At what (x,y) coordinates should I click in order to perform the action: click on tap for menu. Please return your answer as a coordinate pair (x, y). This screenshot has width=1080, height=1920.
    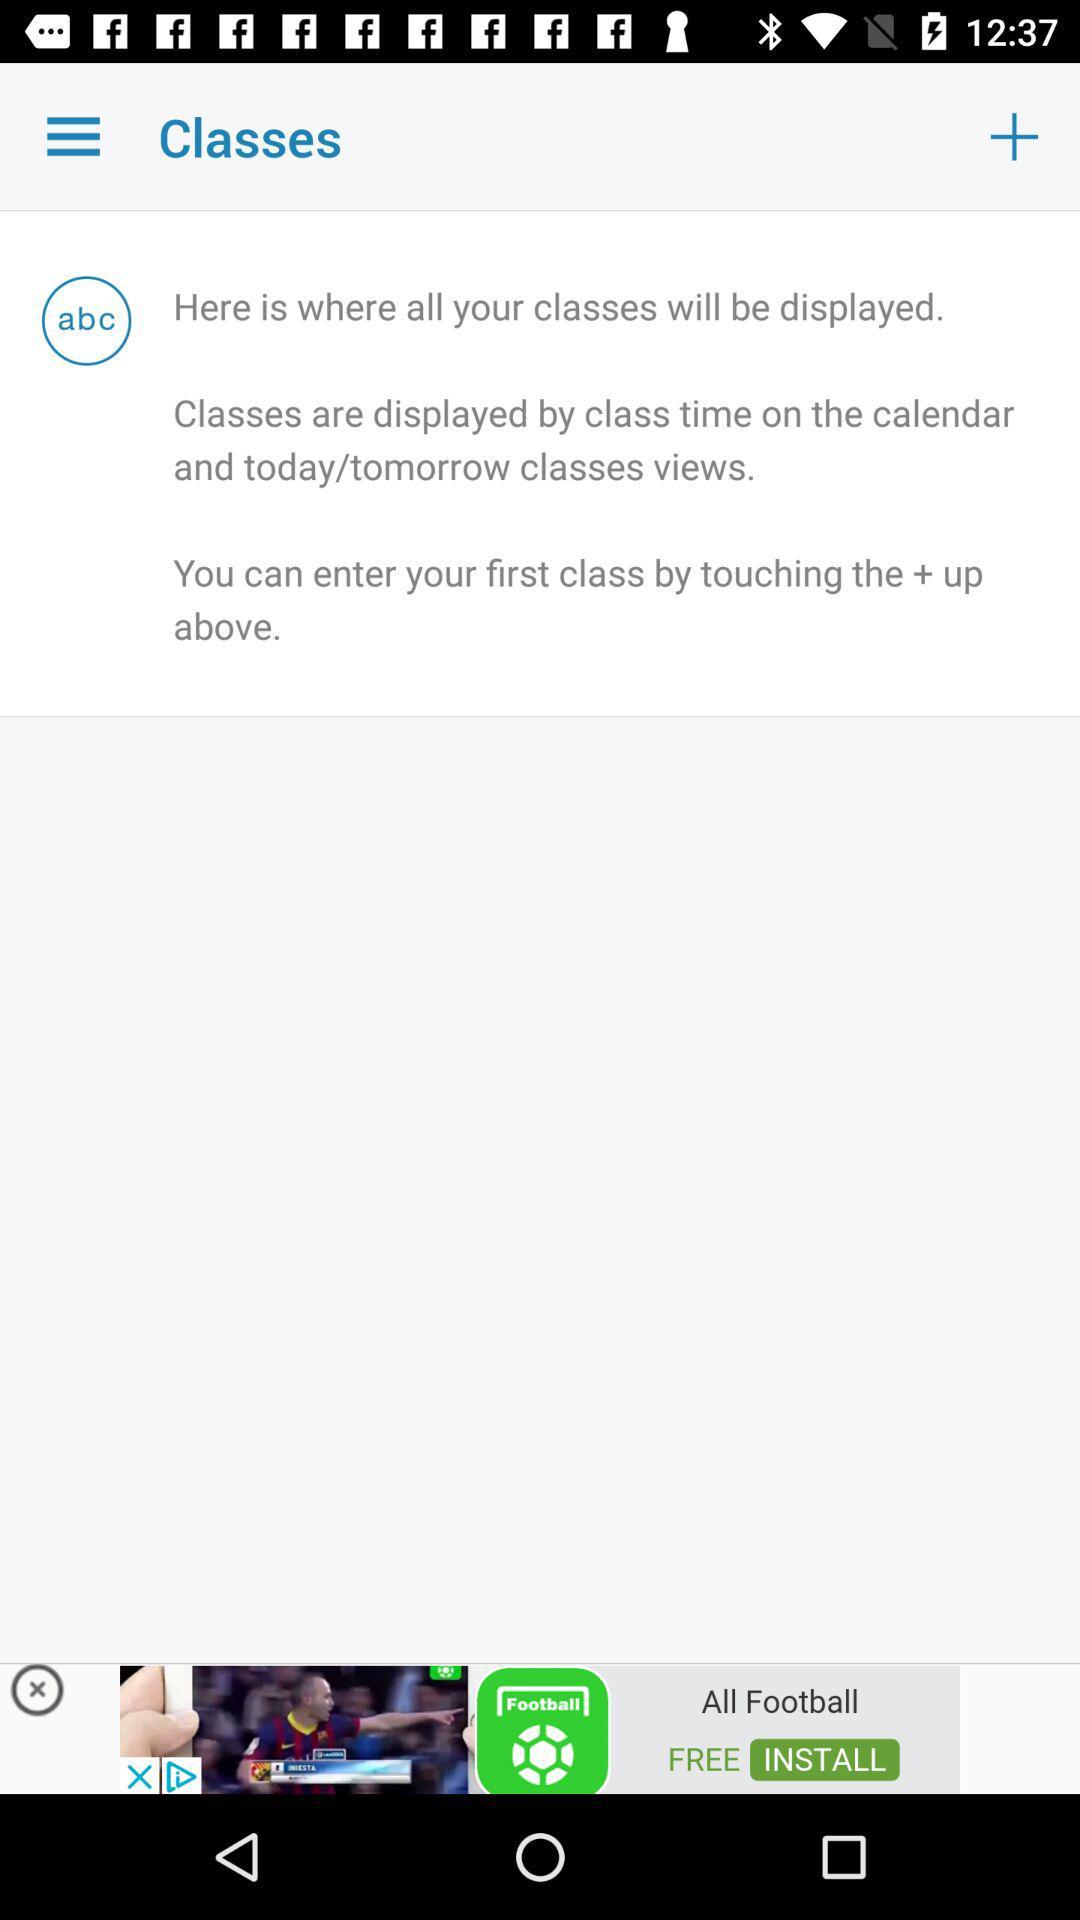
    Looking at the image, I should click on (72, 135).